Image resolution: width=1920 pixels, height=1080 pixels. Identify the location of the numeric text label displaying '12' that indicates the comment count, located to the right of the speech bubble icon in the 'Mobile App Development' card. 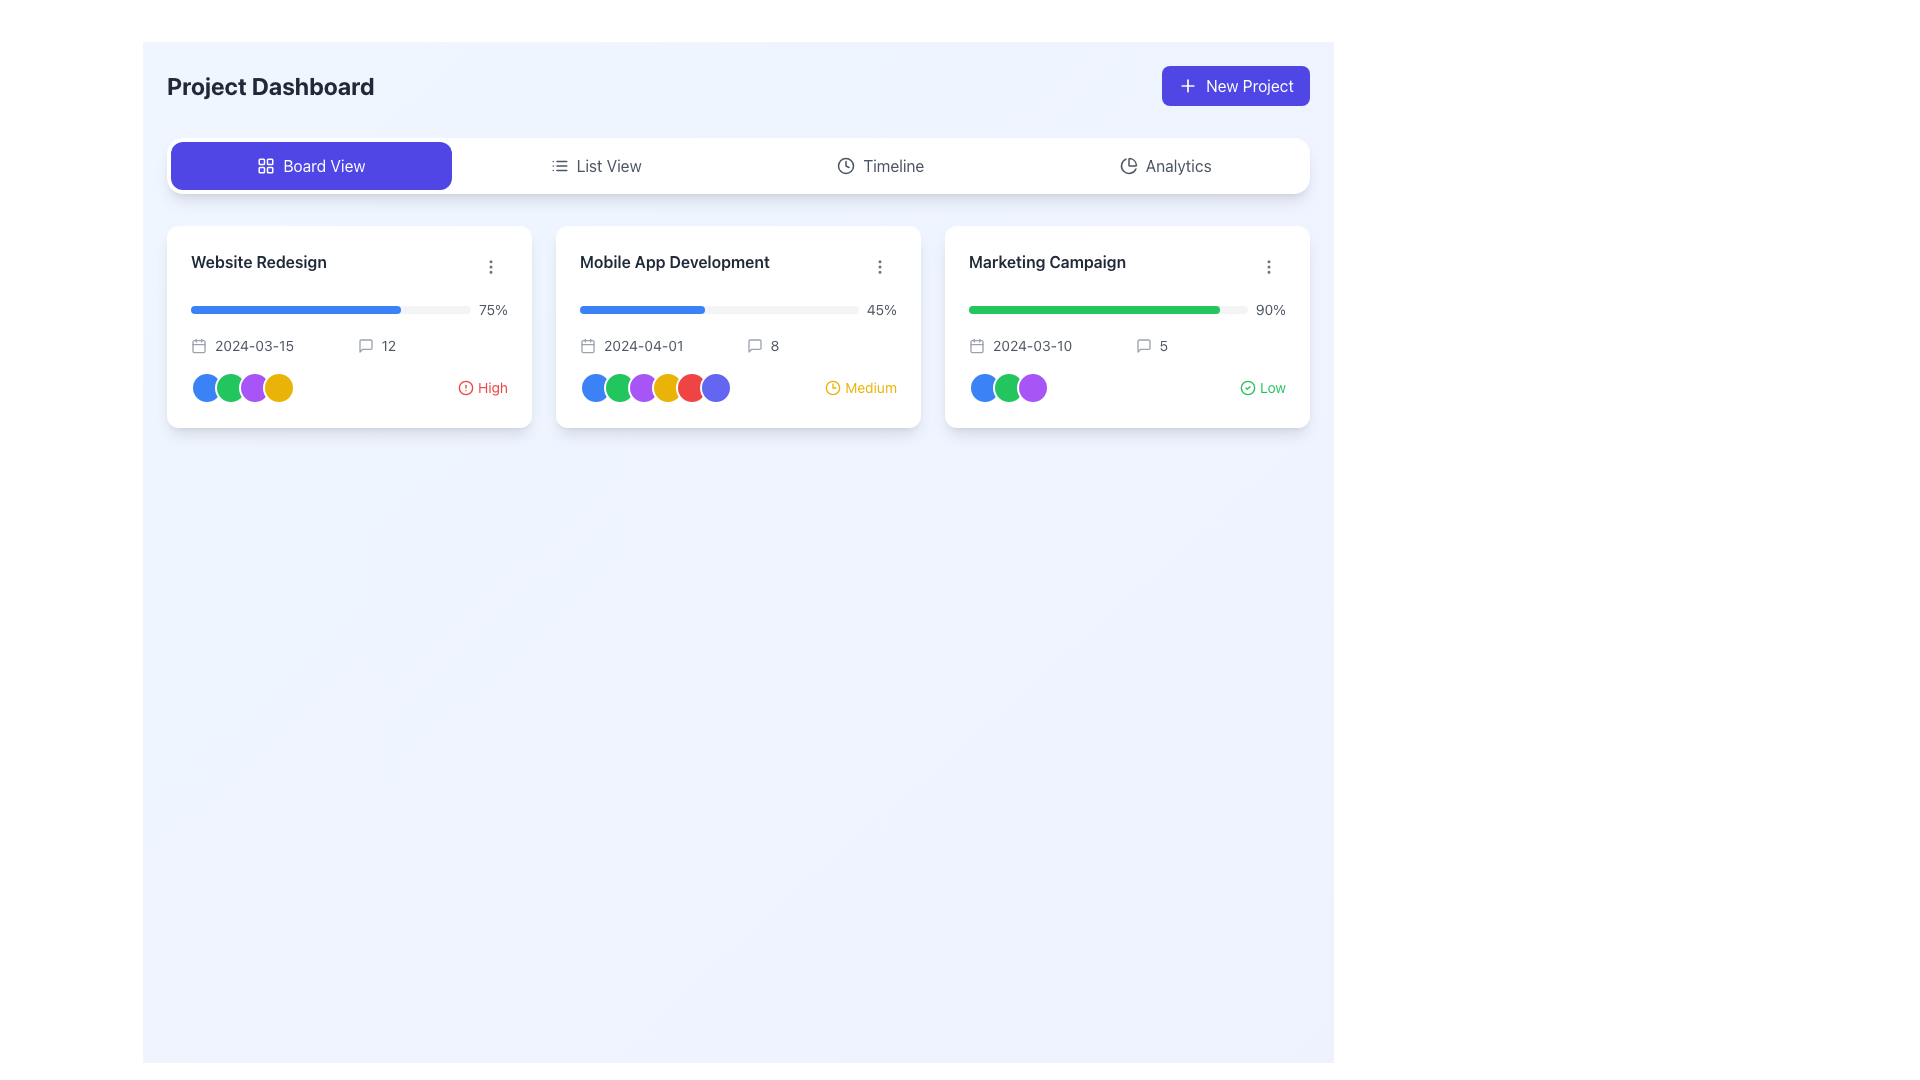
(388, 345).